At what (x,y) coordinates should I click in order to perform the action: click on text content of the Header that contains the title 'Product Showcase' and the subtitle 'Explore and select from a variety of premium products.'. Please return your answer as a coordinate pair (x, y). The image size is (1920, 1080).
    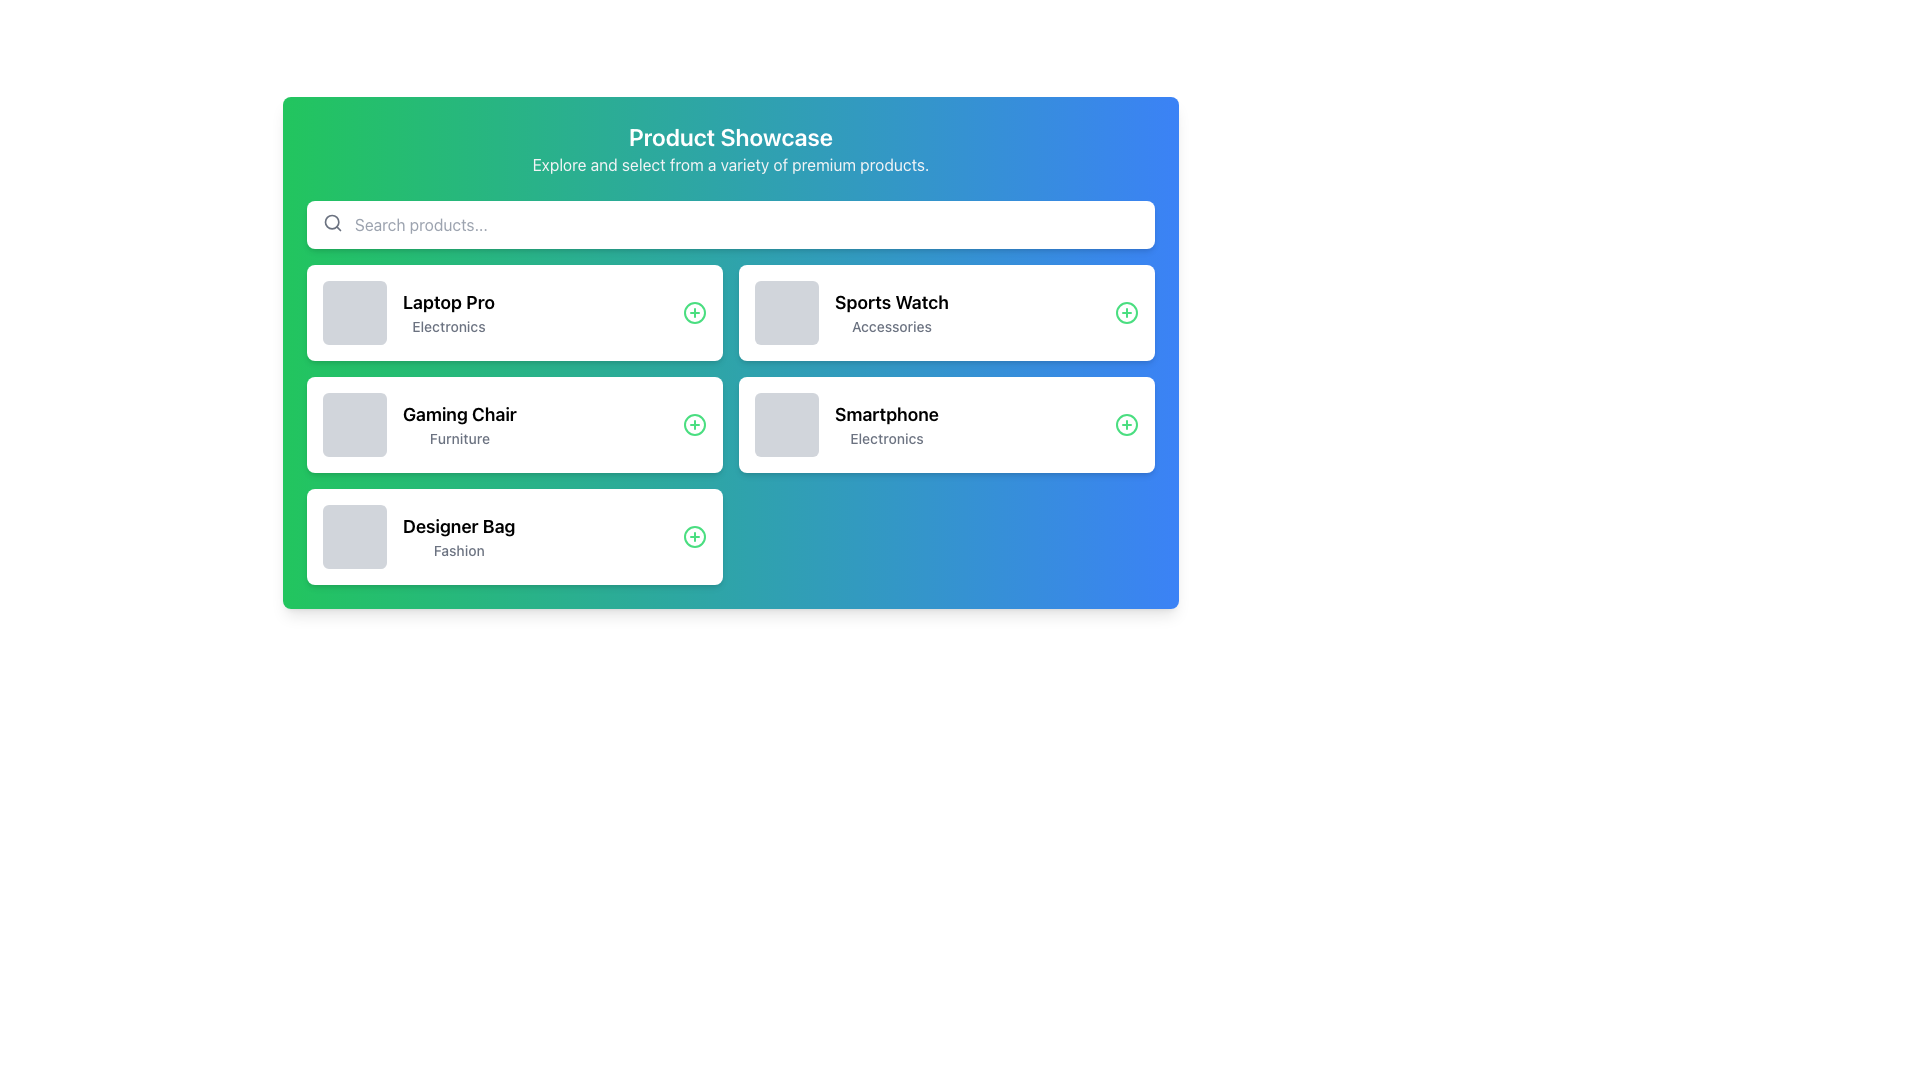
    Looking at the image, I should click on (729, 148).